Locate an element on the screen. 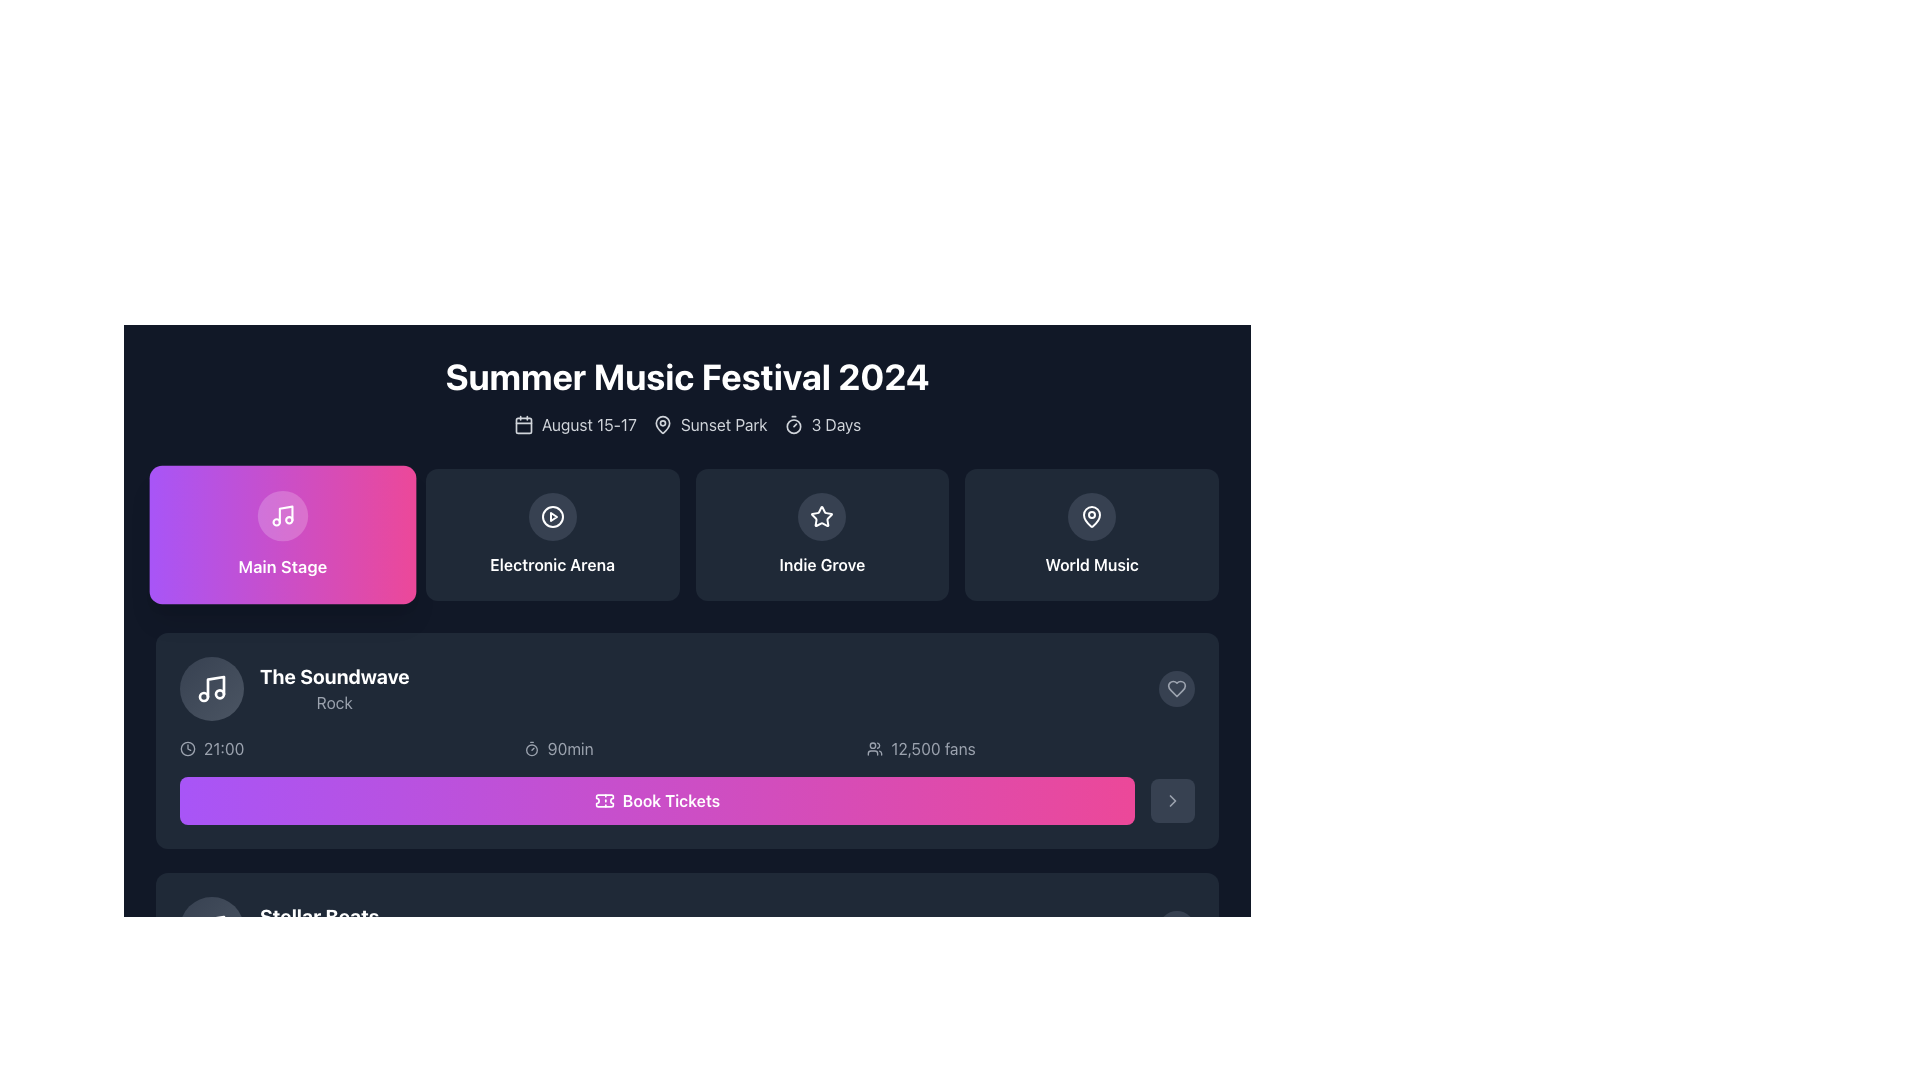 The width and height of the screenshot is (1920, 1080). the circular button with a gray background and a white star icon located in the 'Indie Grove' section, uniquely identifiable as it is the only button in this context is located at coordinates (822, 515).